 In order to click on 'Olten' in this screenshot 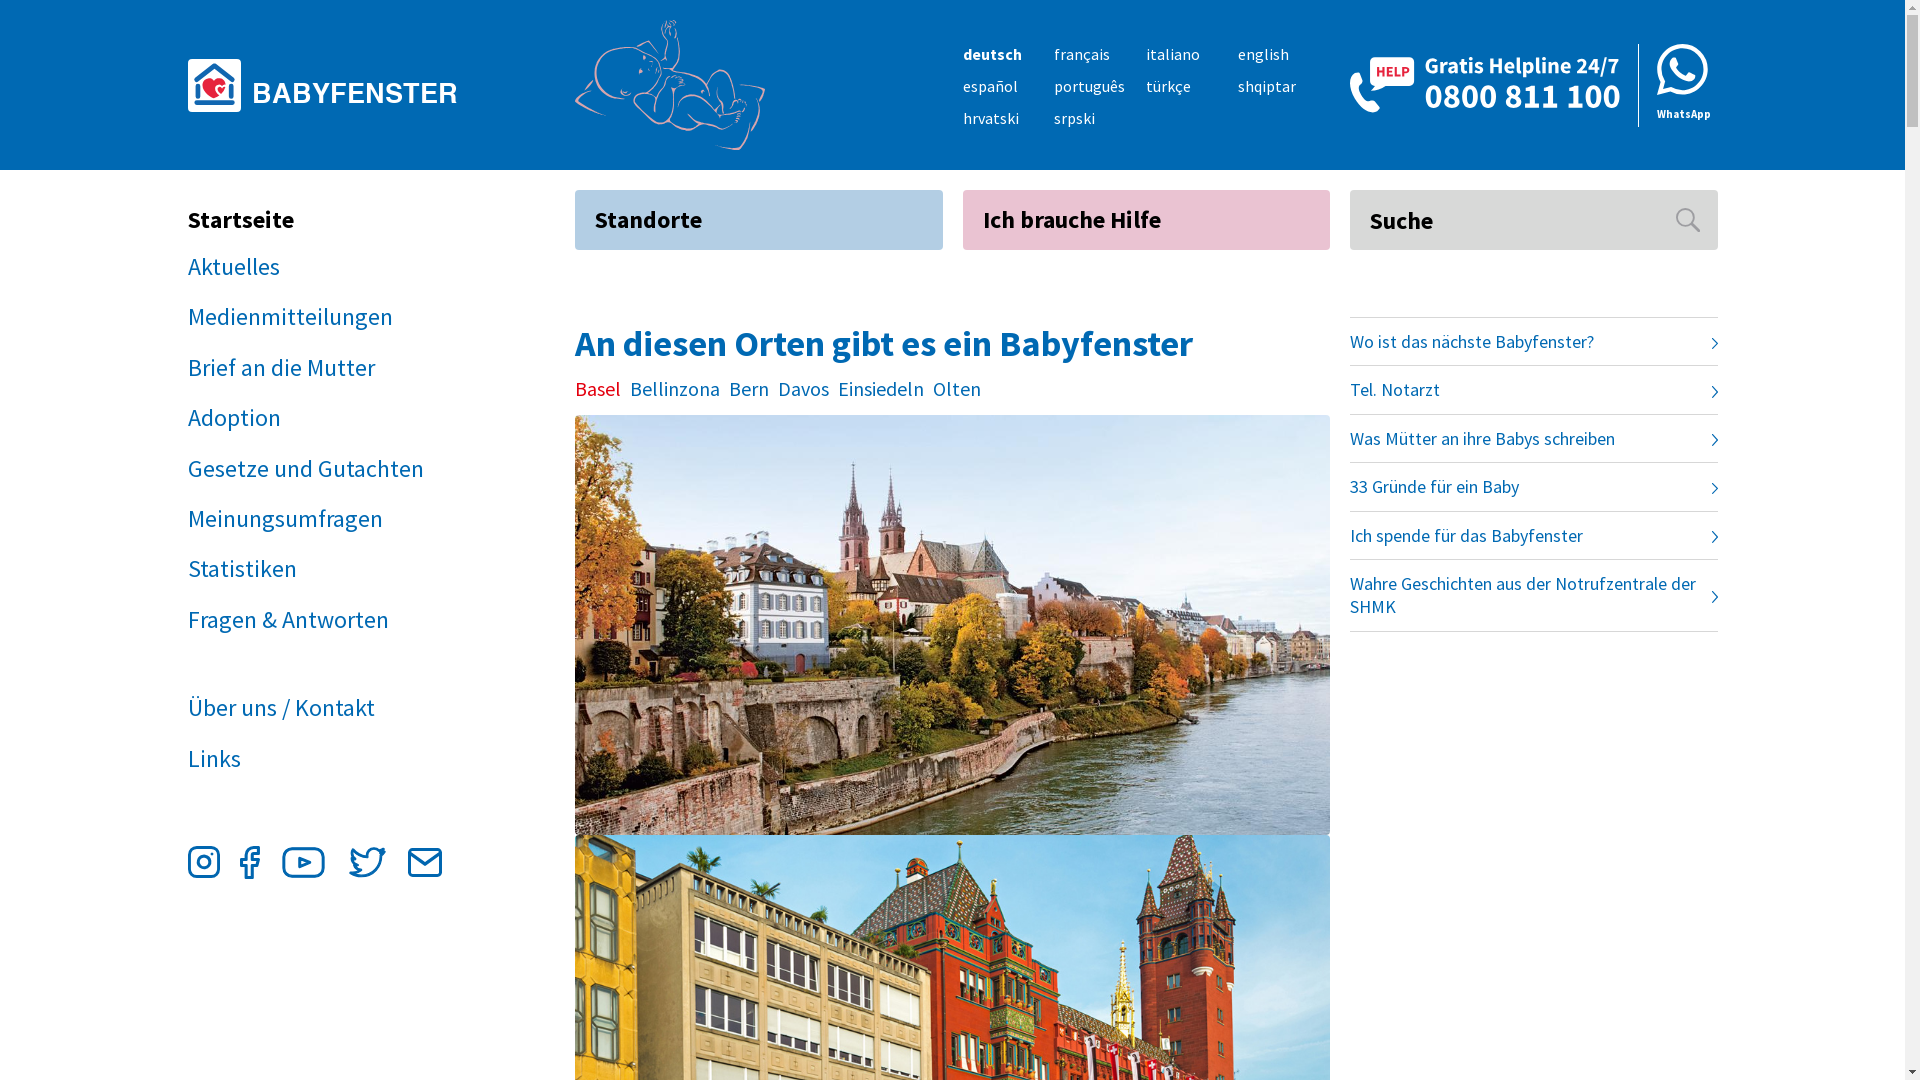, I will do `click(955, 389)`.